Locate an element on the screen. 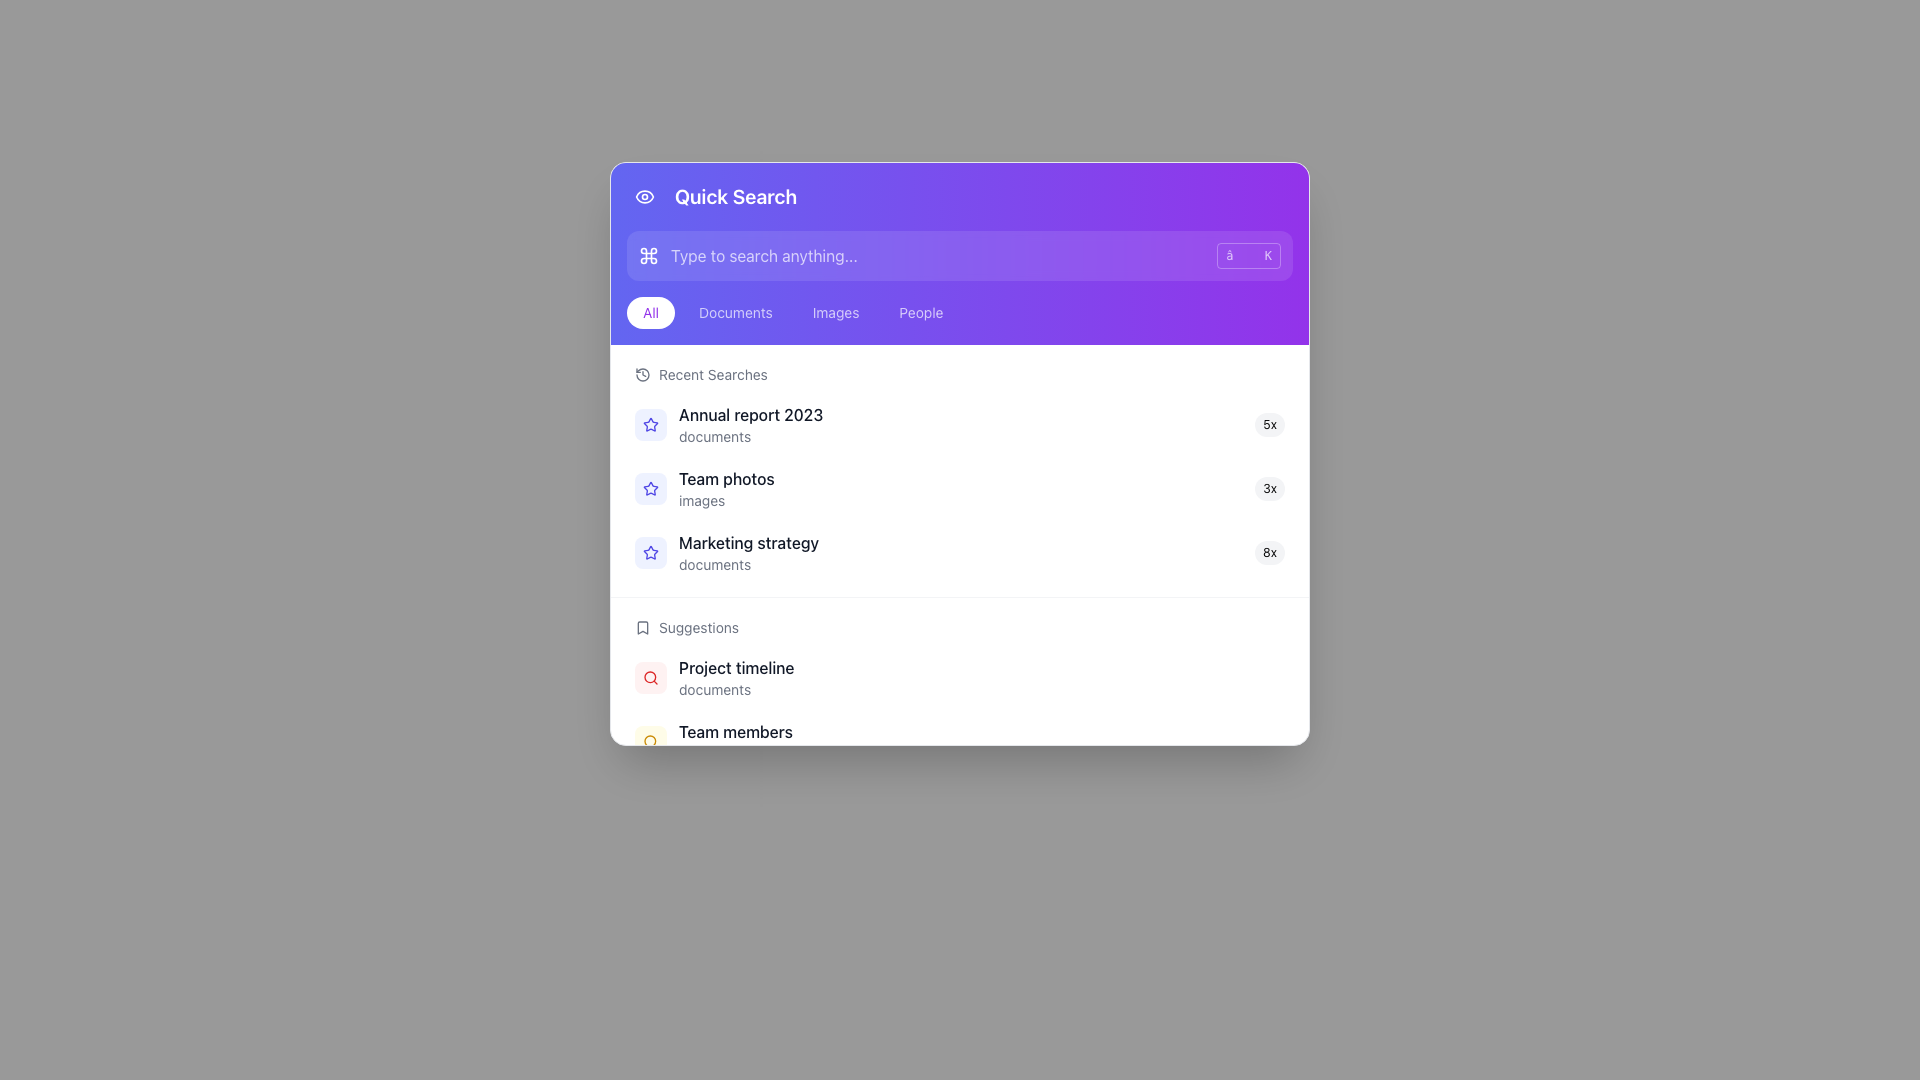 The height and width of the screenshot is (1080, 1920). the icon in the 'Recent Searches' section, located to the left of the 'Team photos' text is located at coordinates (651, 552).